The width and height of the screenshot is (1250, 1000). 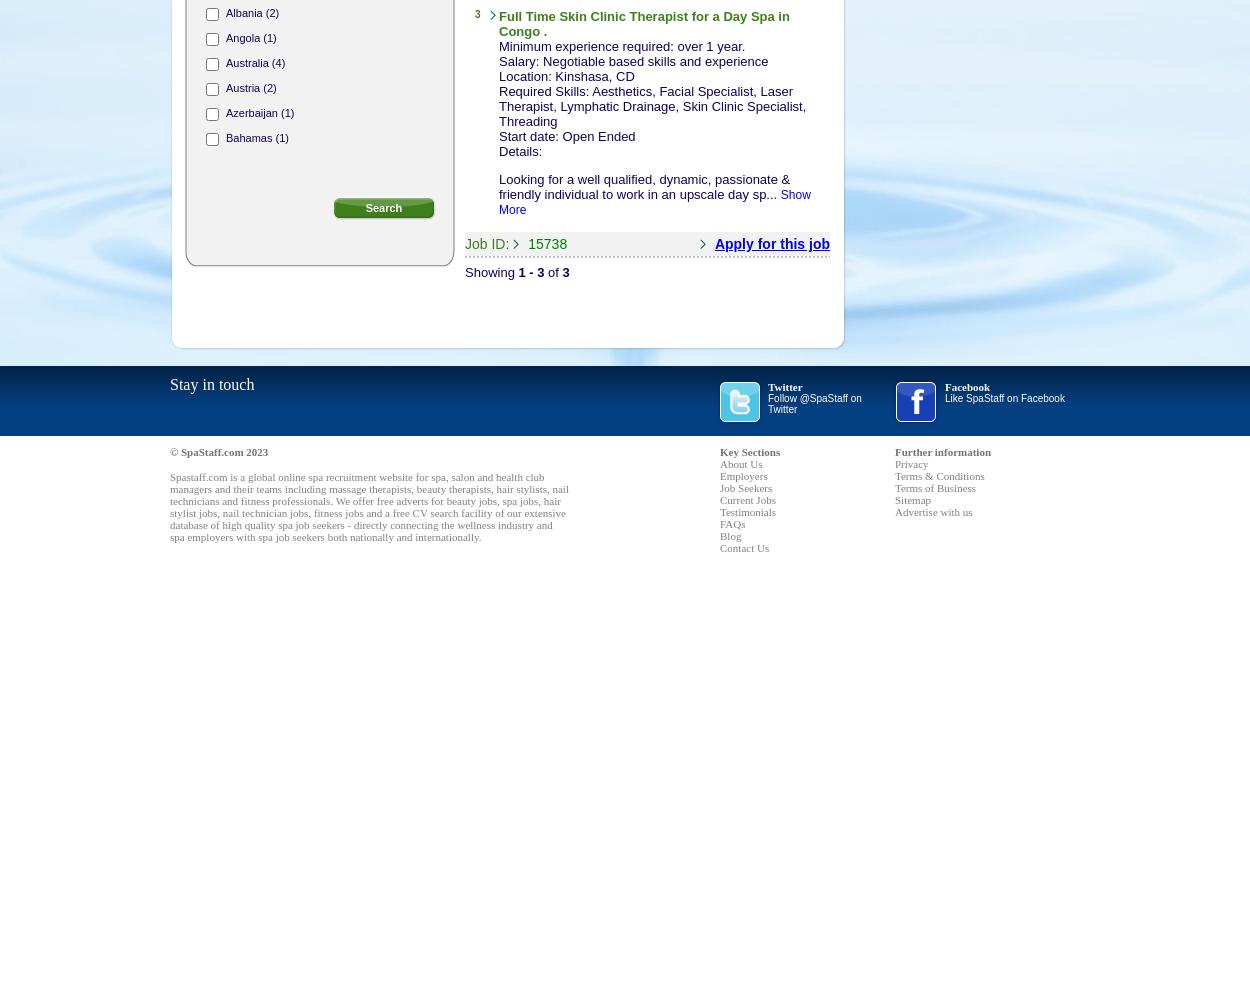 I want to click on 'Bahamas (1)', so click(x=257, y=138).